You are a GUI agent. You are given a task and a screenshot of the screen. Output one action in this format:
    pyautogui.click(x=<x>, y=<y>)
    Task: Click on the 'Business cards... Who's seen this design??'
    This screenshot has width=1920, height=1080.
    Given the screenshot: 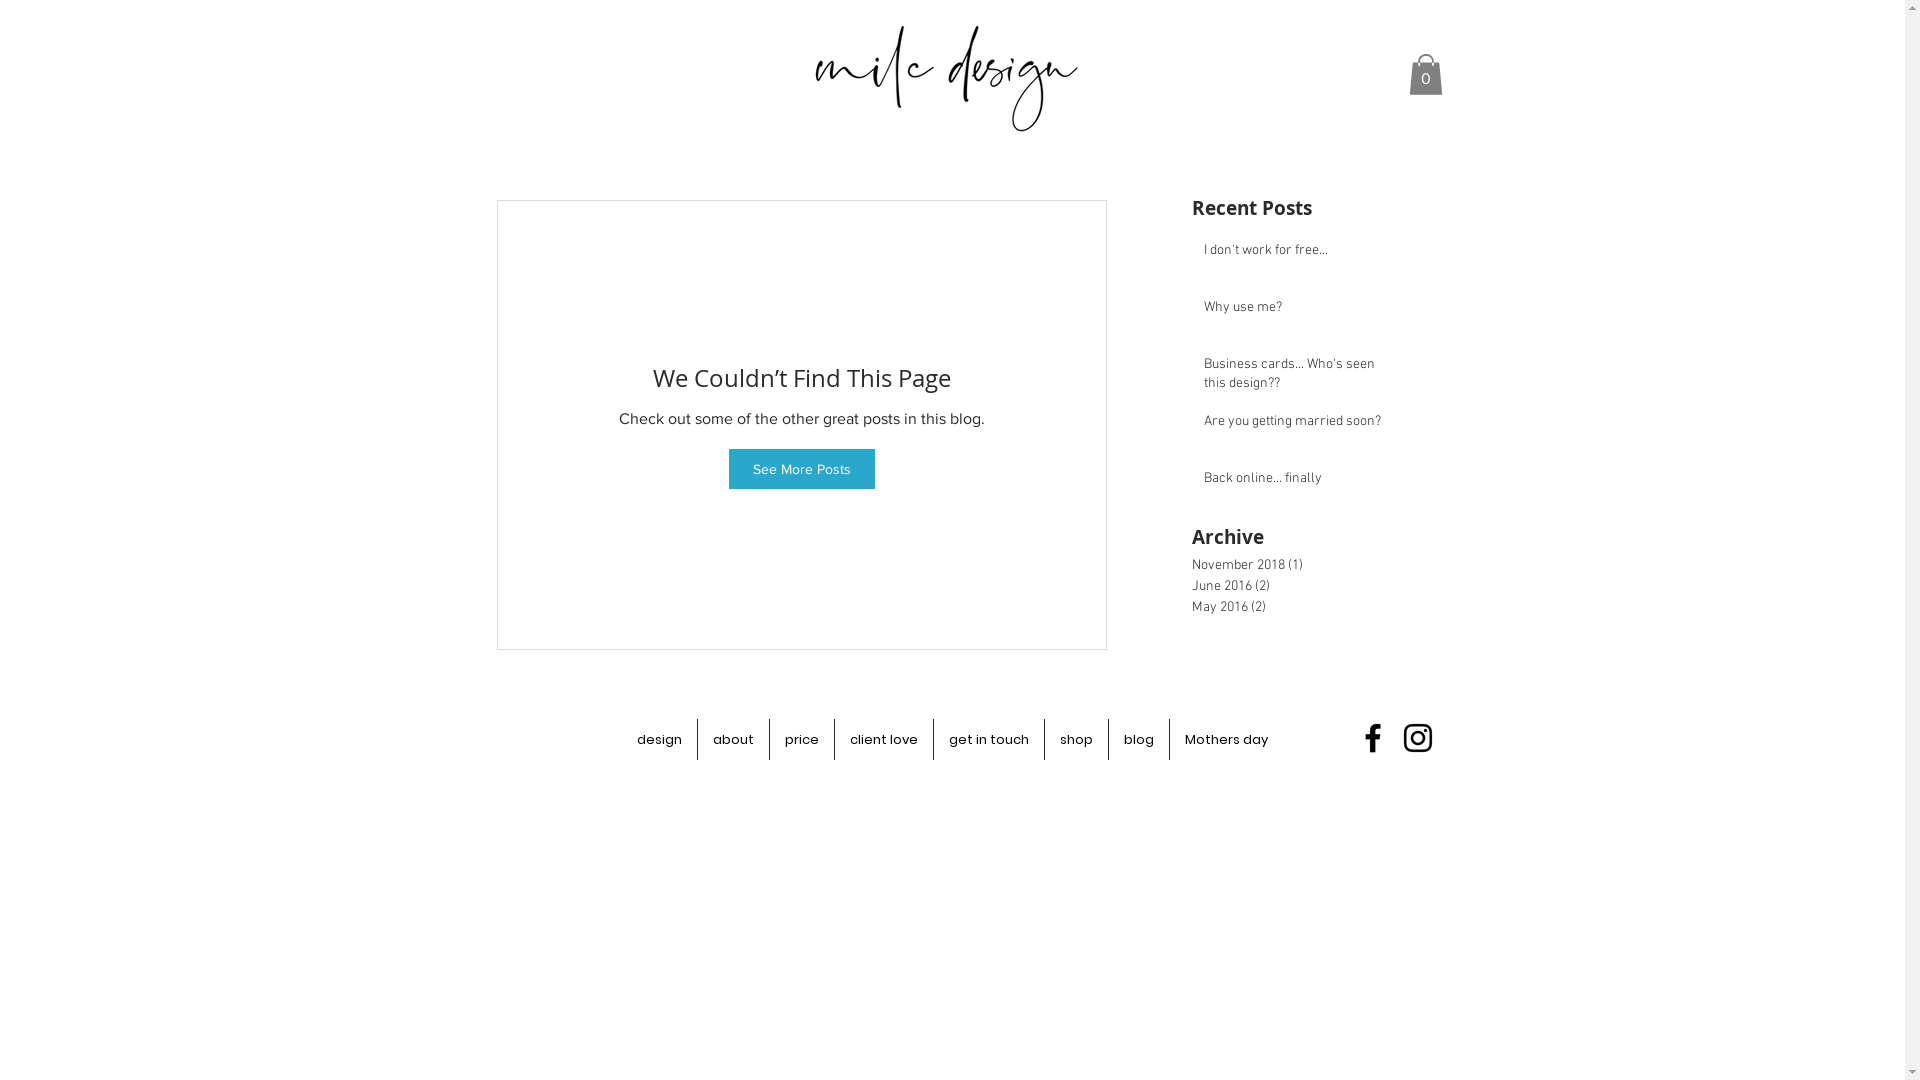 What is the action you would take?
    pyautogui.click(x=1295, y=378)
    